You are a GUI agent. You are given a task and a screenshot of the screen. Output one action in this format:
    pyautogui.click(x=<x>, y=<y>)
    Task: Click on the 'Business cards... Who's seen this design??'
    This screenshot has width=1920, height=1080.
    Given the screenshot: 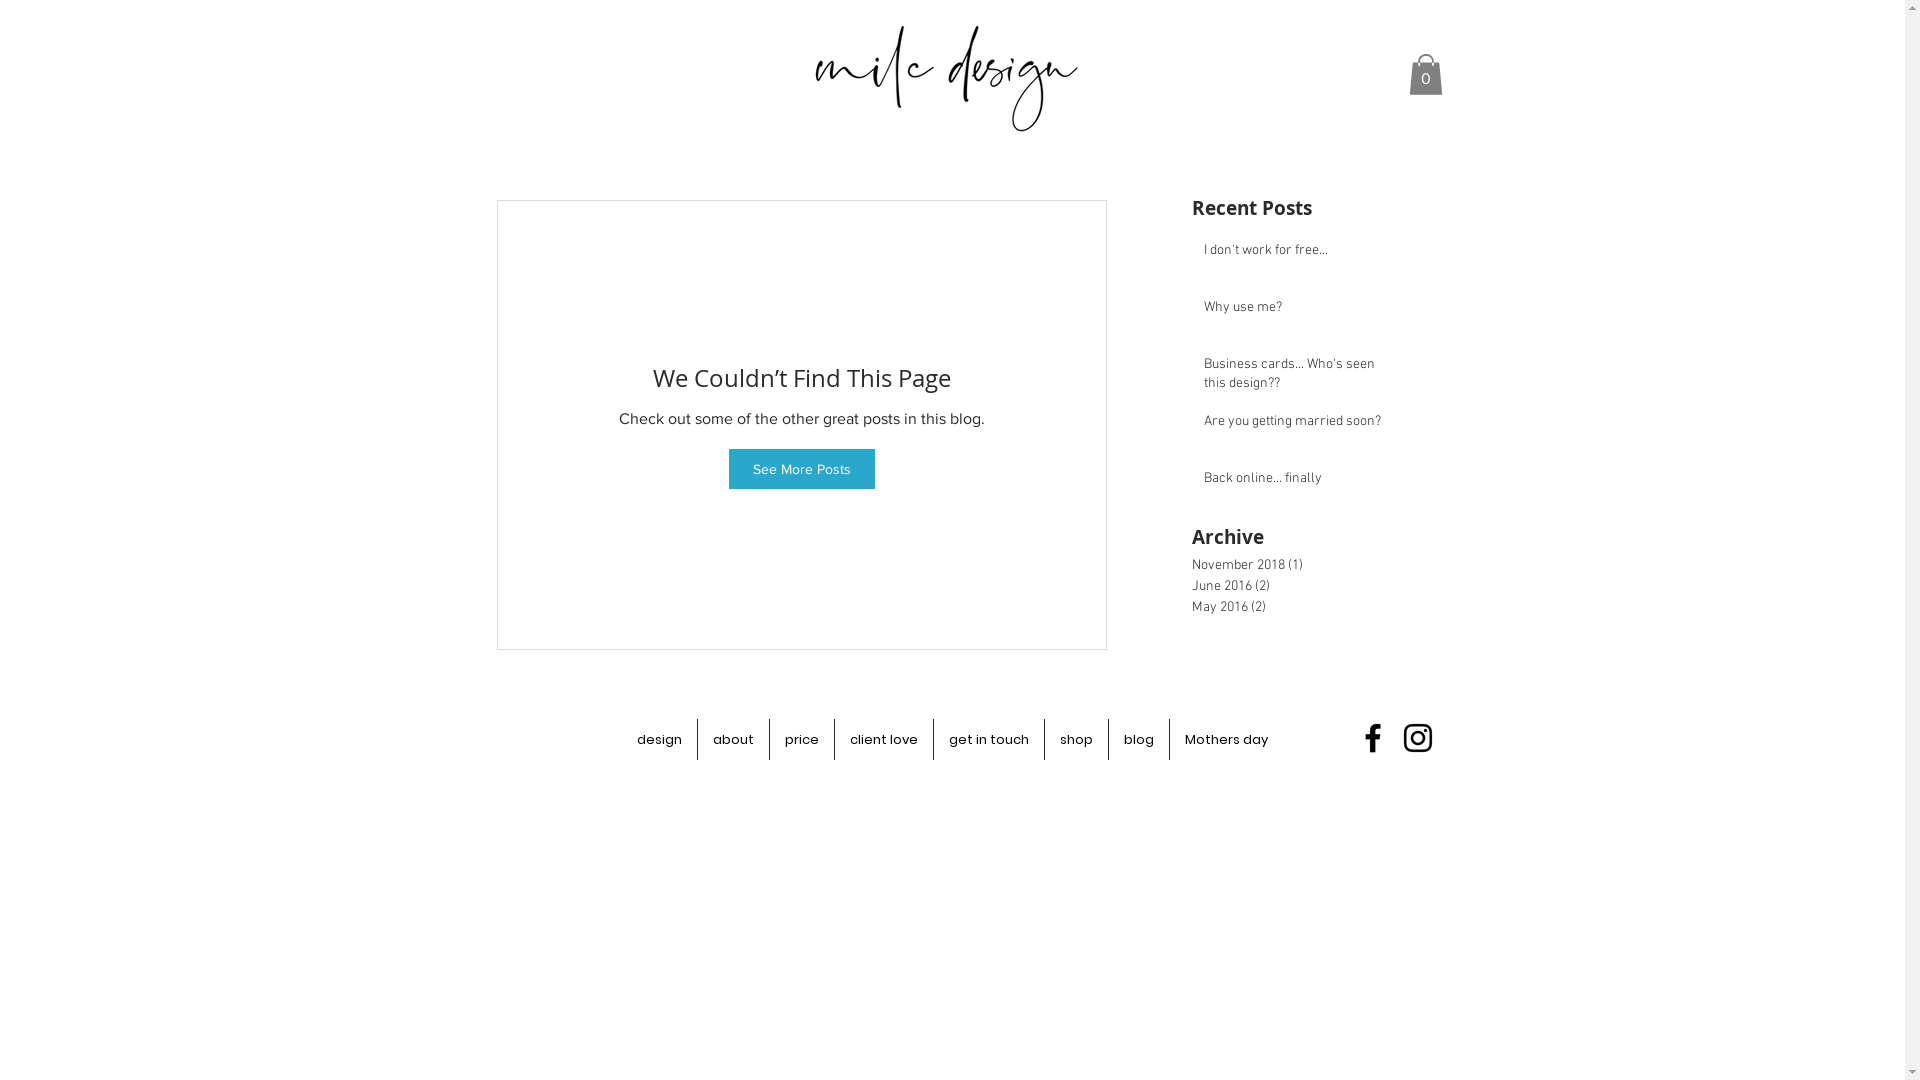 What is the action you would take?
    pyautogui.click(x=1295, y=378)
    